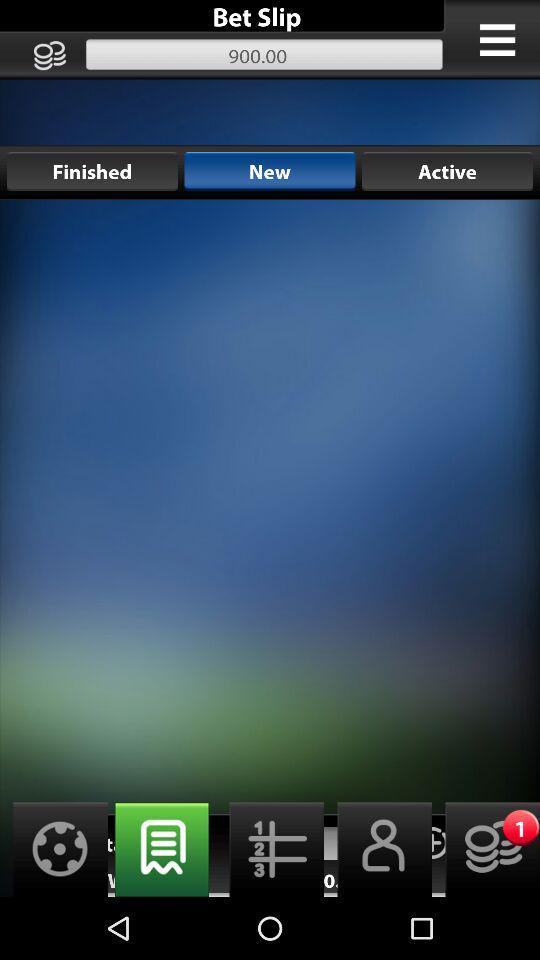 The height and width of the screenshot is (960, 540). I want to click on the settings icon, so click(54, 909).